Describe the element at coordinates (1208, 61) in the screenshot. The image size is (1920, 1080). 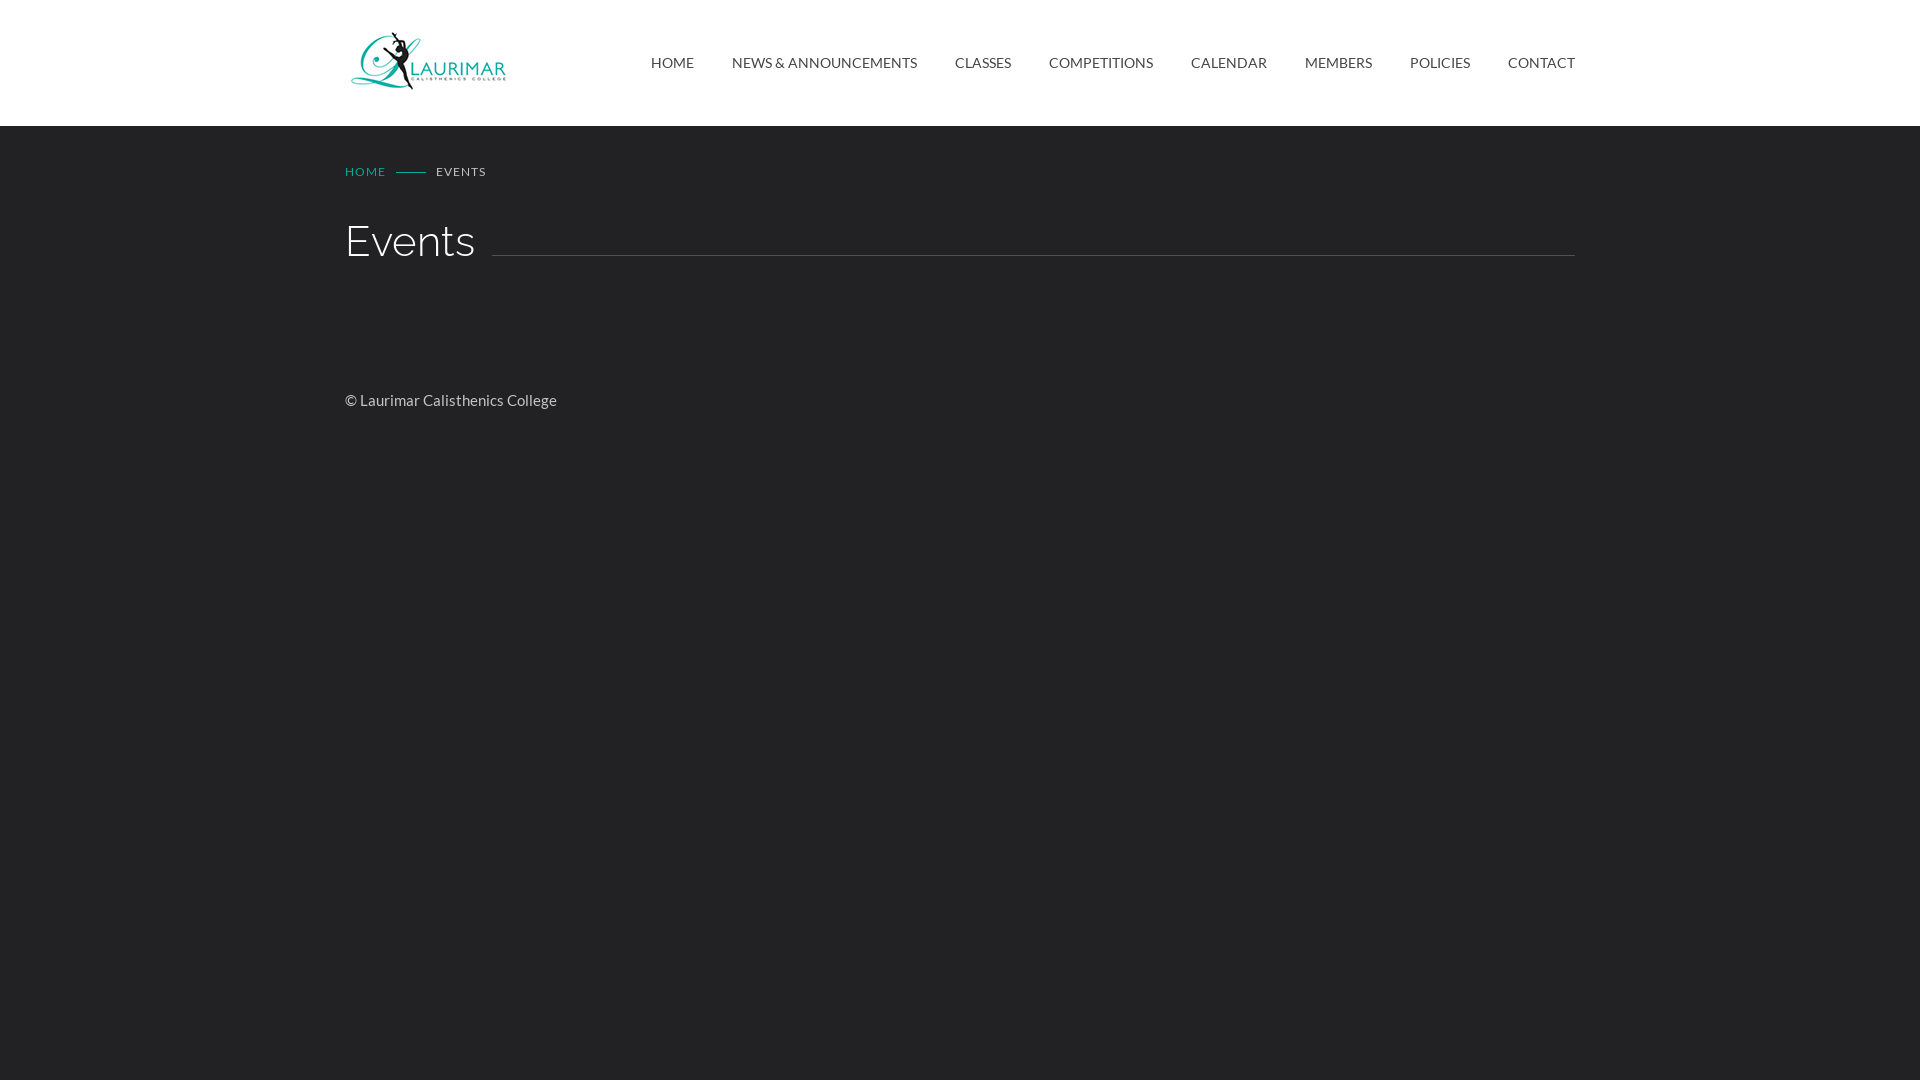
I see `'CALENDAR'` at that location.